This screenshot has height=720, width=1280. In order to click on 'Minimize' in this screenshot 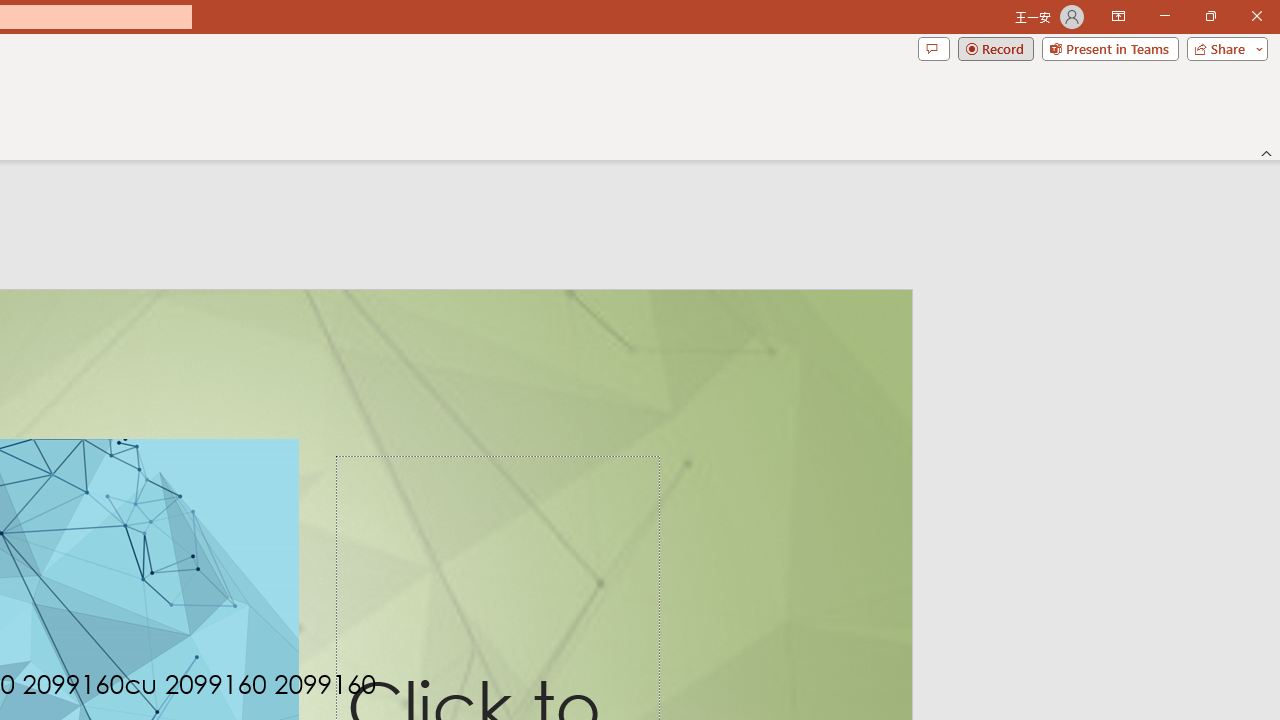, I will do `click(1164, 16)`.